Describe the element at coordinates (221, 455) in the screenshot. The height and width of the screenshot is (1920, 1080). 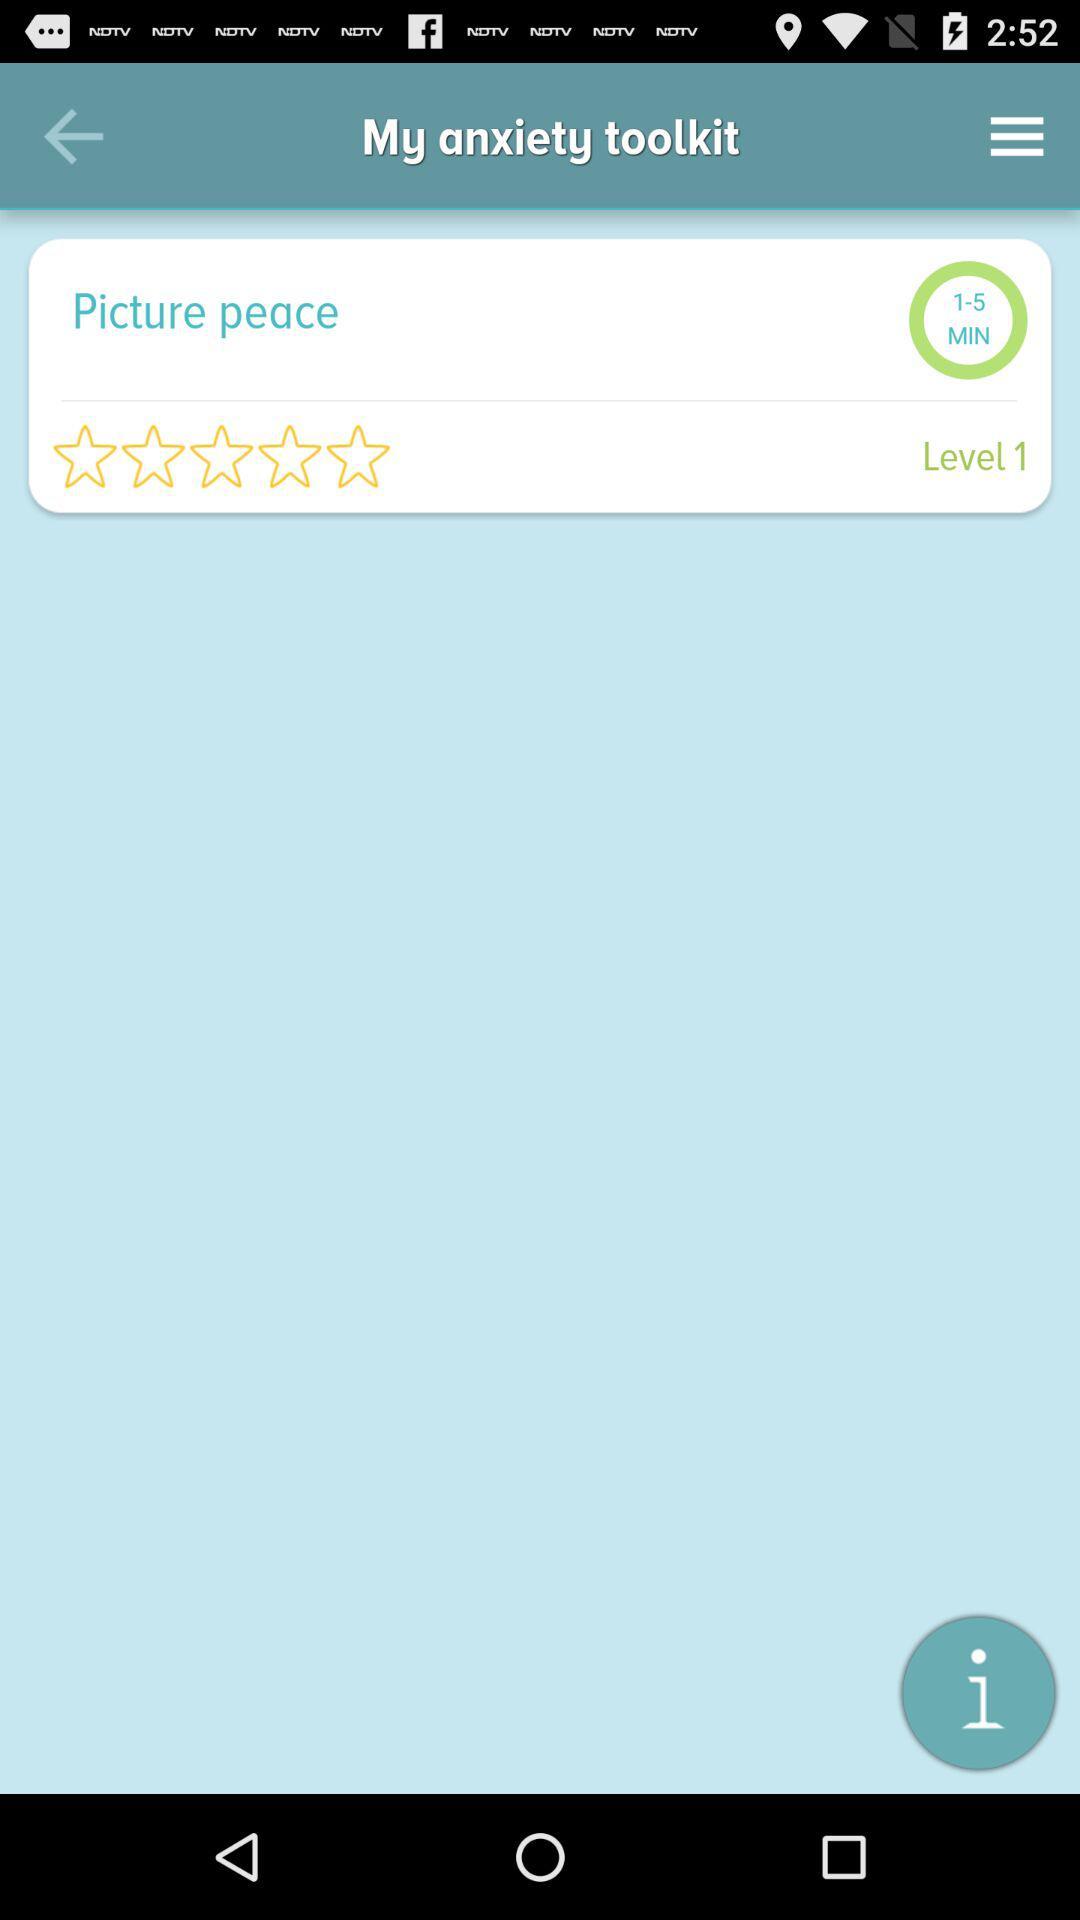
I see `item next to level 1 icon` at that location.